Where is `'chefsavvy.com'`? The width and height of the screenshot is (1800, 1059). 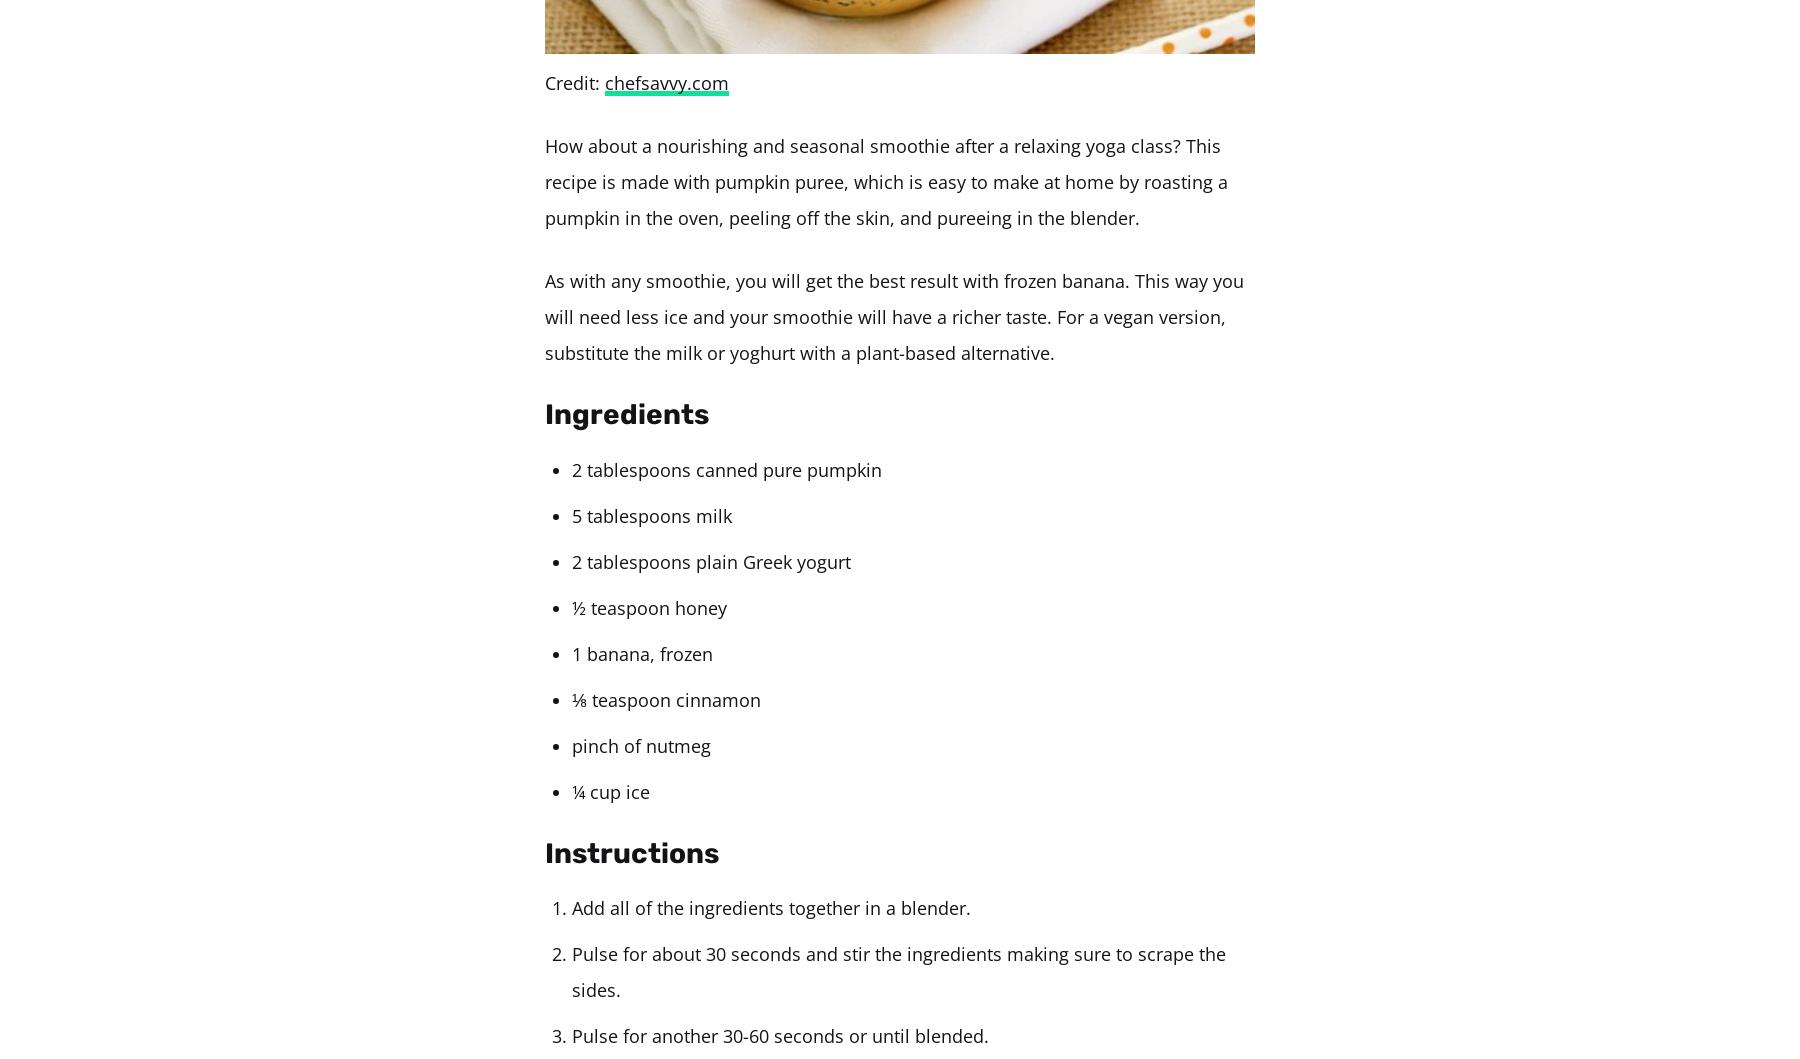 'chefsavvy.com' is located at coordinates (667, 83).